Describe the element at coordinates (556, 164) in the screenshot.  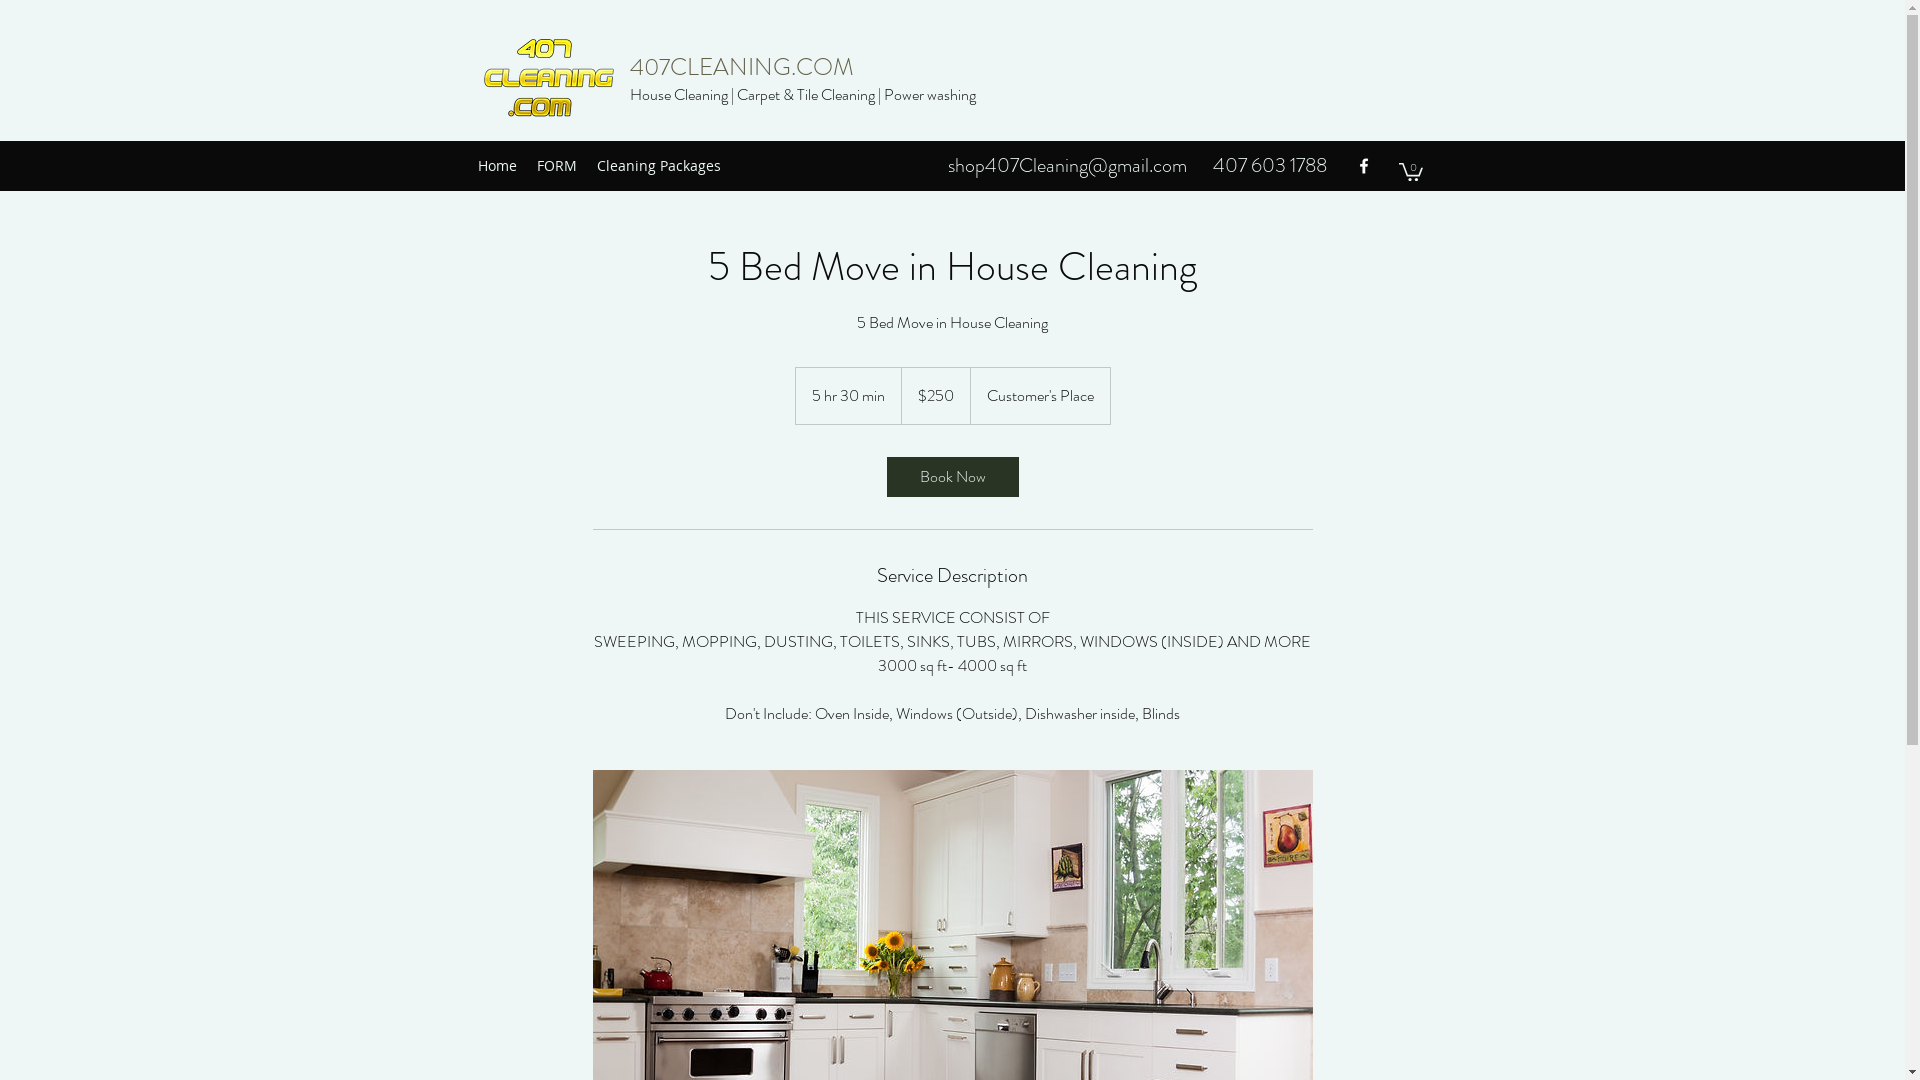
I see `'FORM'` at that location.